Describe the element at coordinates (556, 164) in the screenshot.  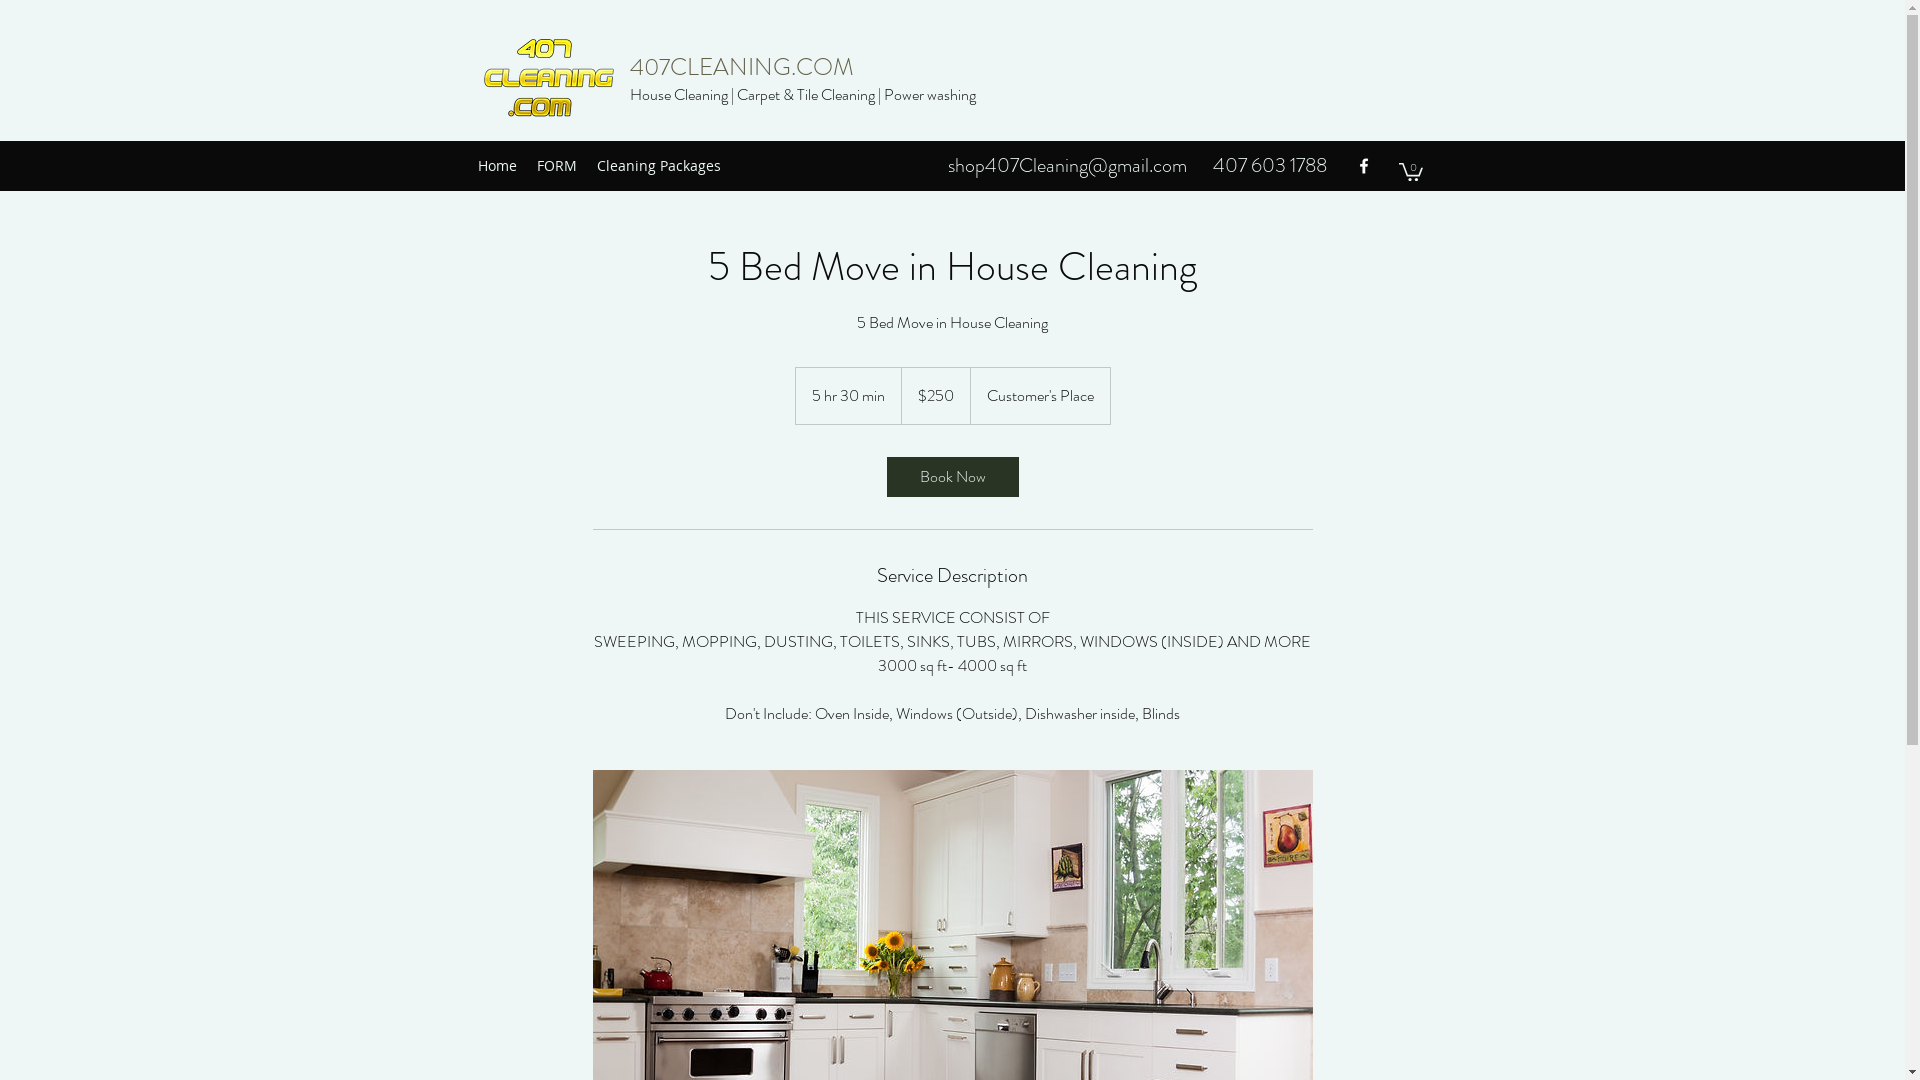
I see `'FORM'` at that location.